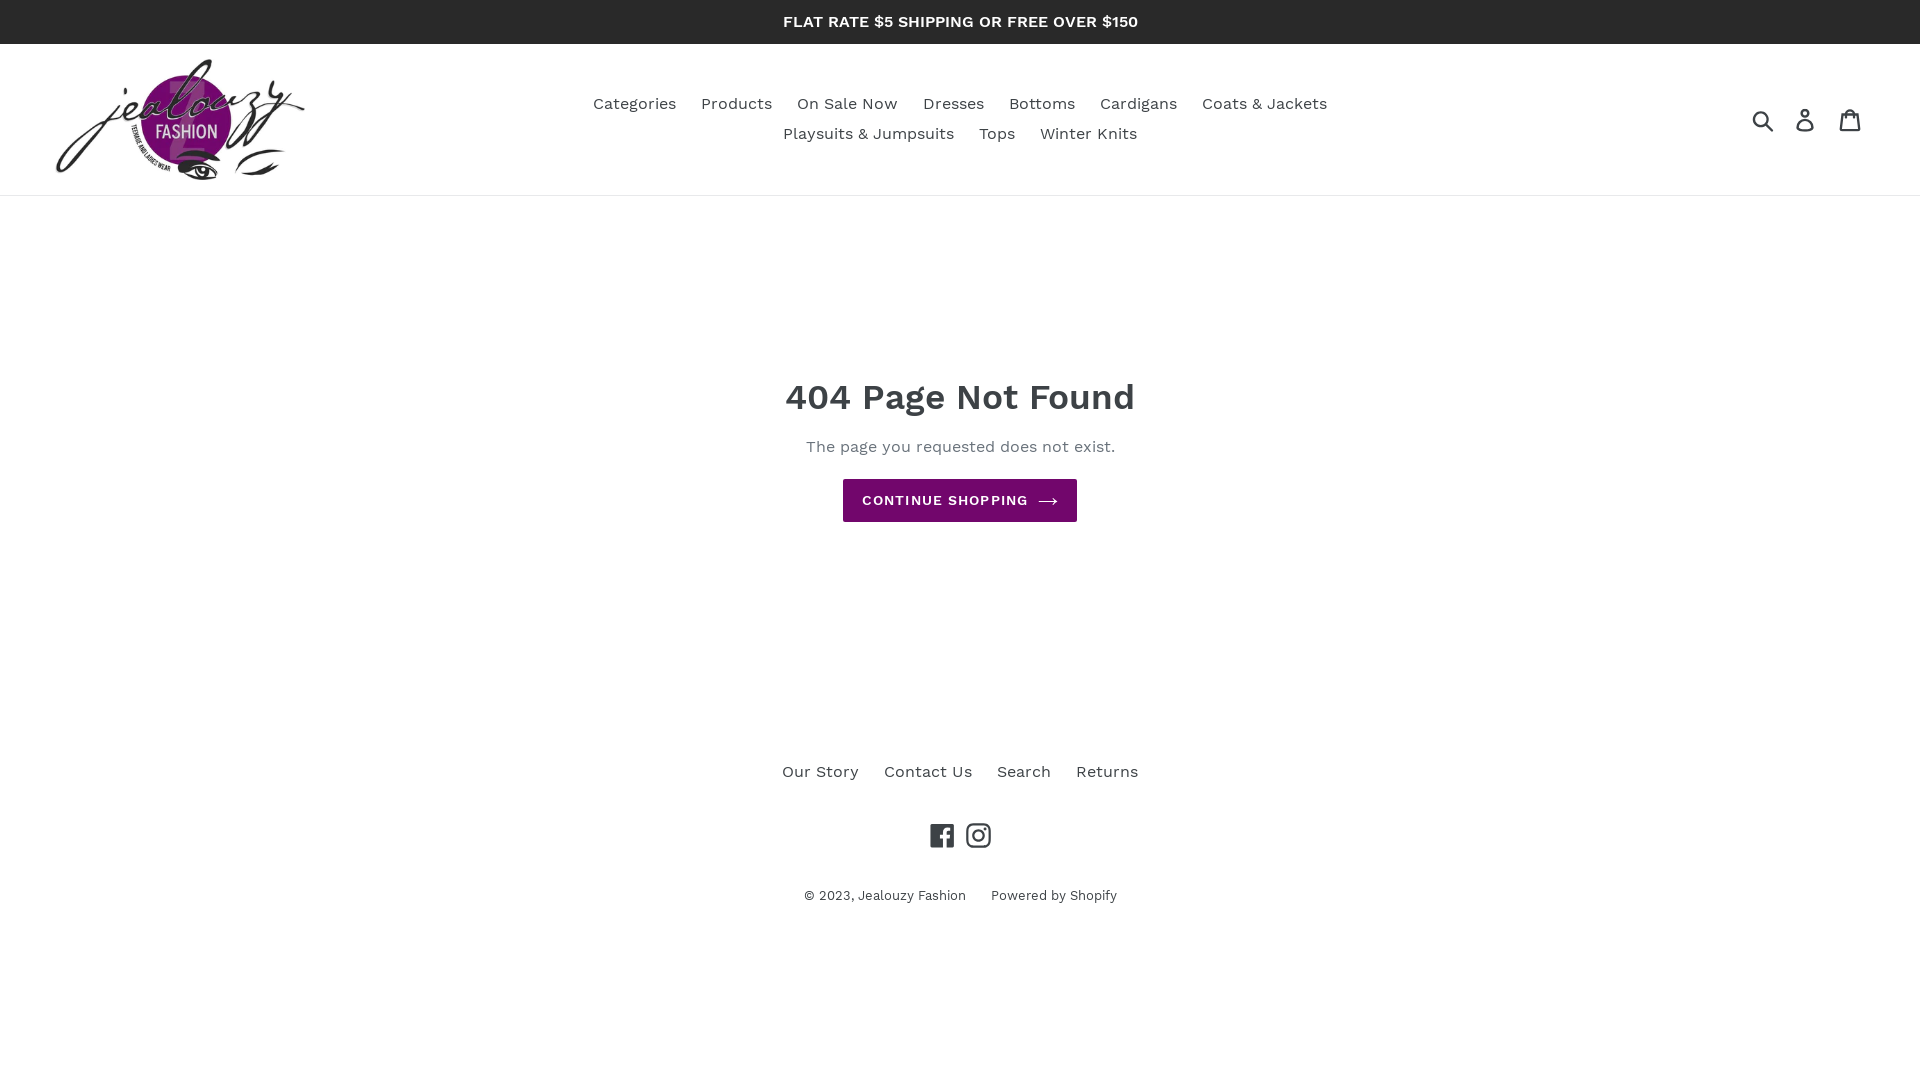  Describe the element at coordinates (1087, 134) in the screenshot. I see `'Winter Knits'` at that location.